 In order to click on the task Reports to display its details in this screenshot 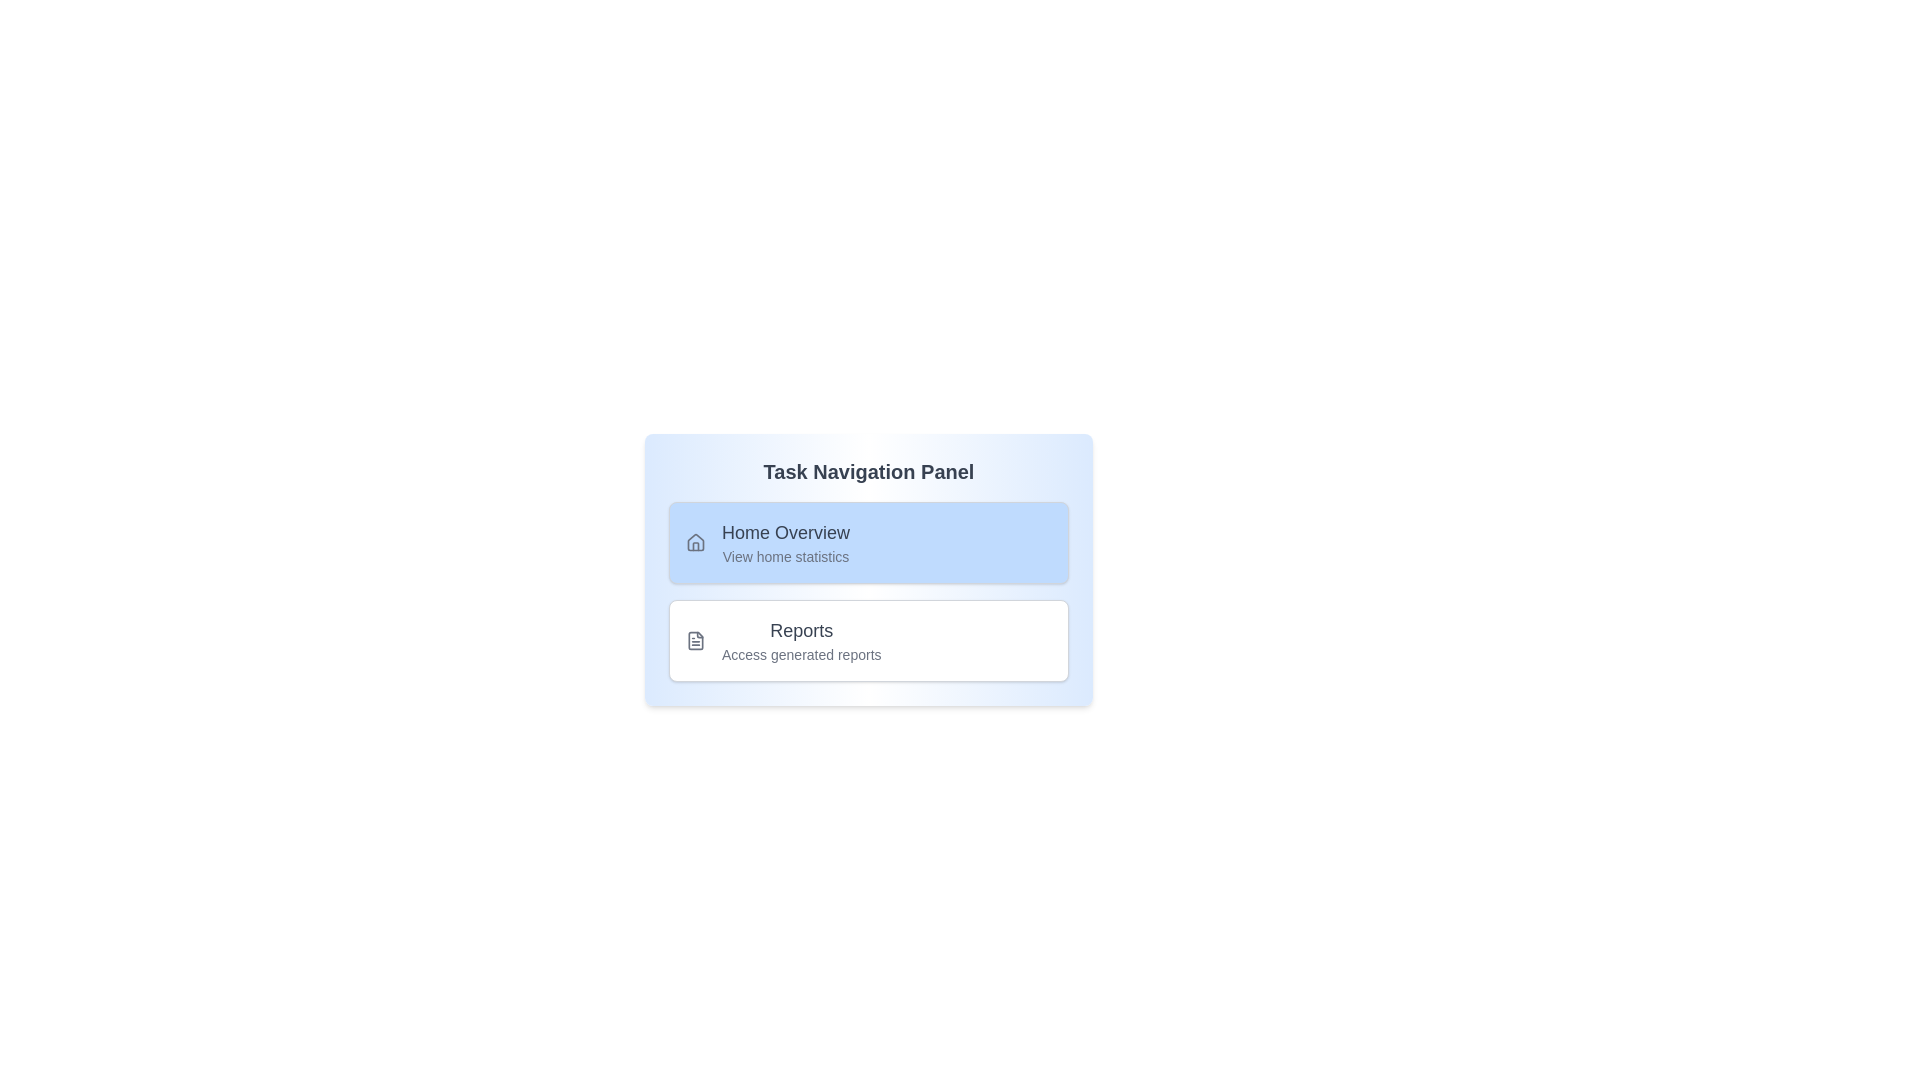, I will do `click(868, 640)`.